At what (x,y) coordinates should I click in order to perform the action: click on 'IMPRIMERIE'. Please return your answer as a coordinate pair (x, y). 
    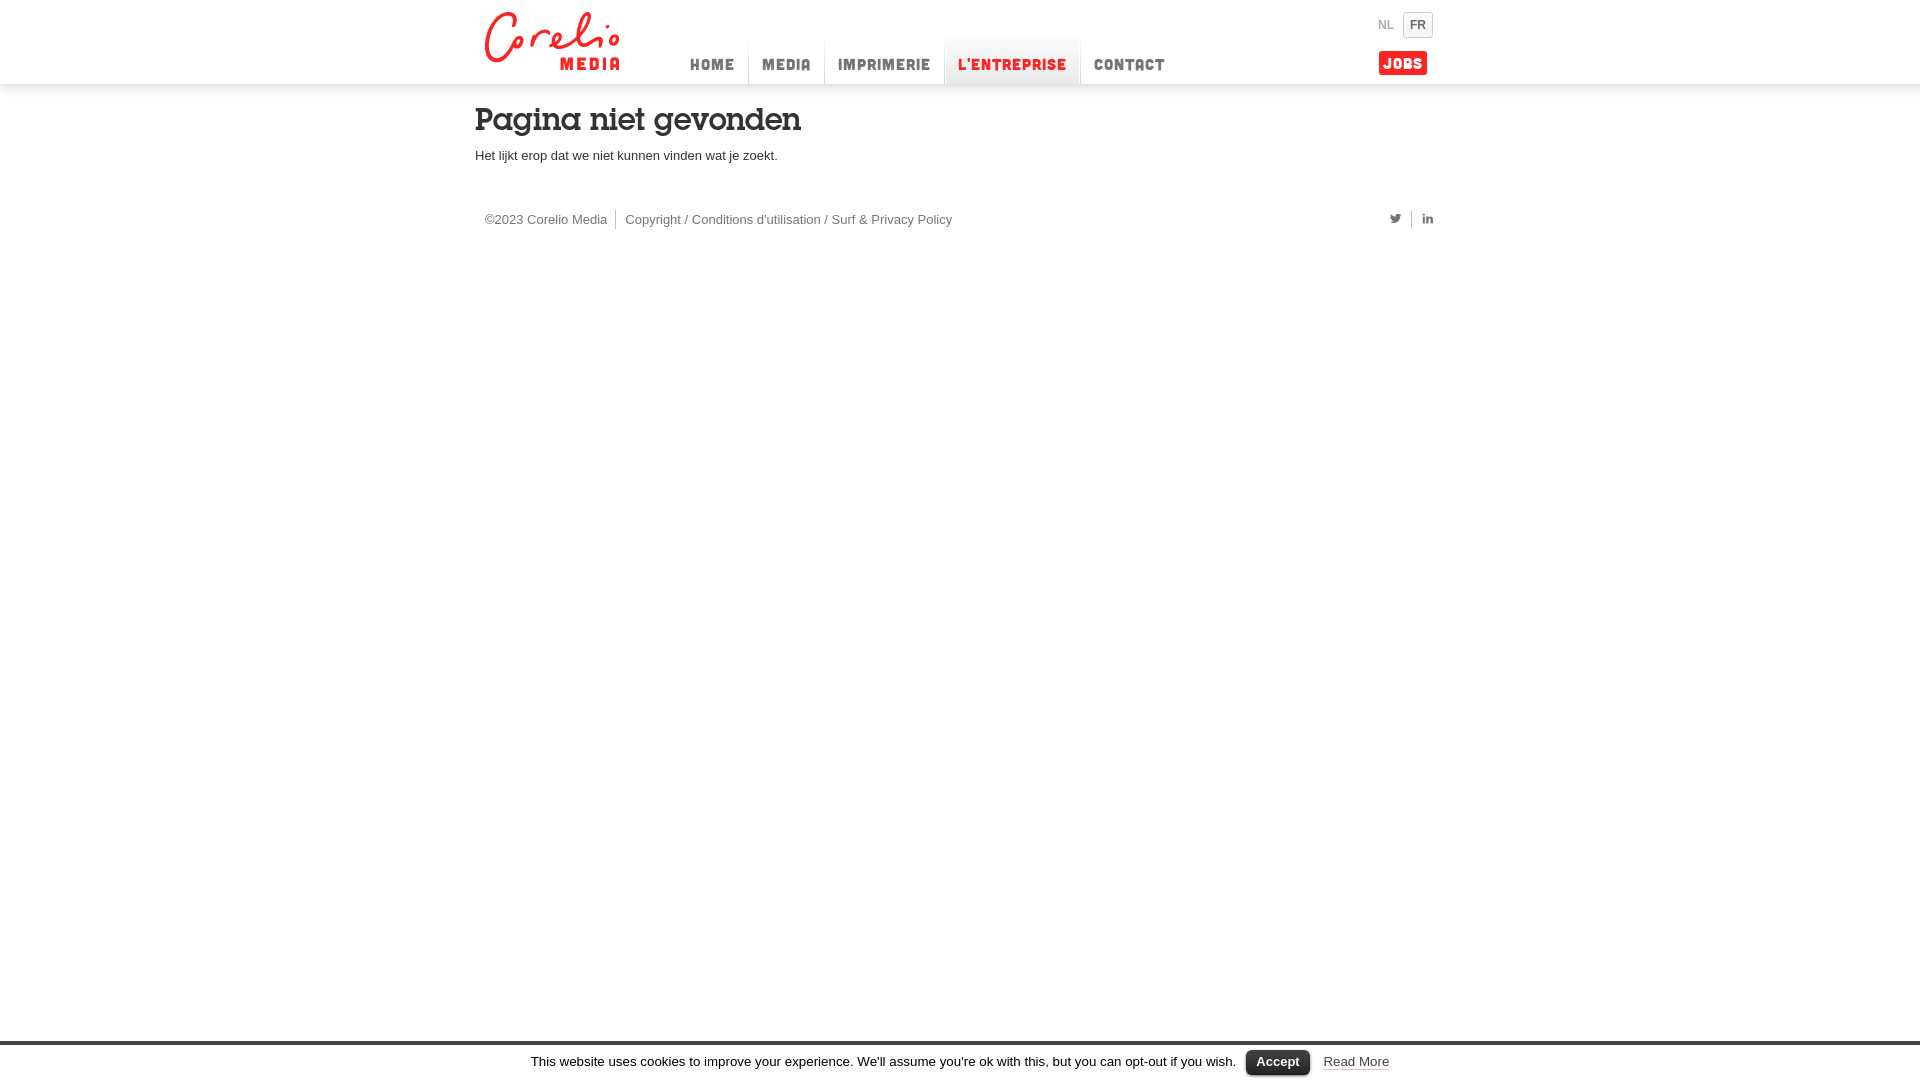
    Looking at the image, I should click on (883, 57).